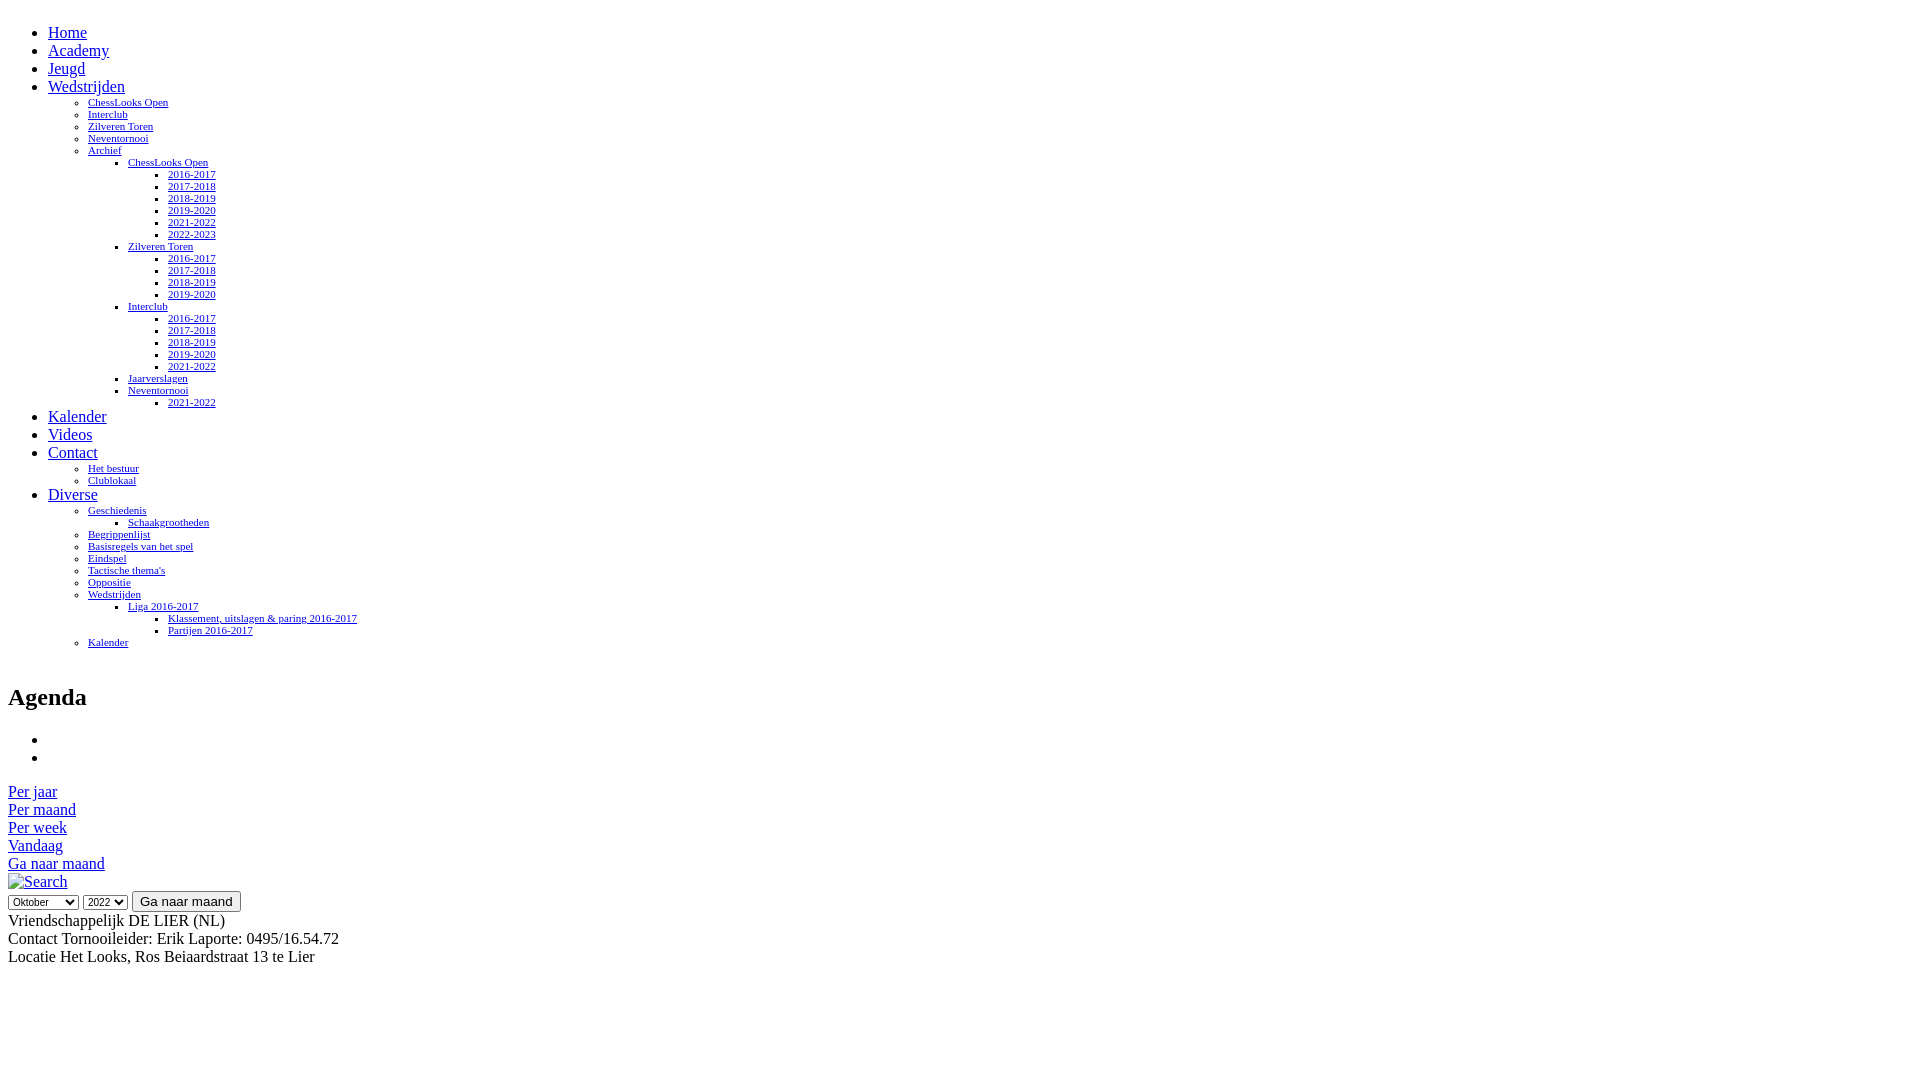 Image resolution: width=1920 pixels, height=1080 pixels. Describe the element at coordinates (192, 197) in the screenshot. I see `'2018-2019'` at that location.